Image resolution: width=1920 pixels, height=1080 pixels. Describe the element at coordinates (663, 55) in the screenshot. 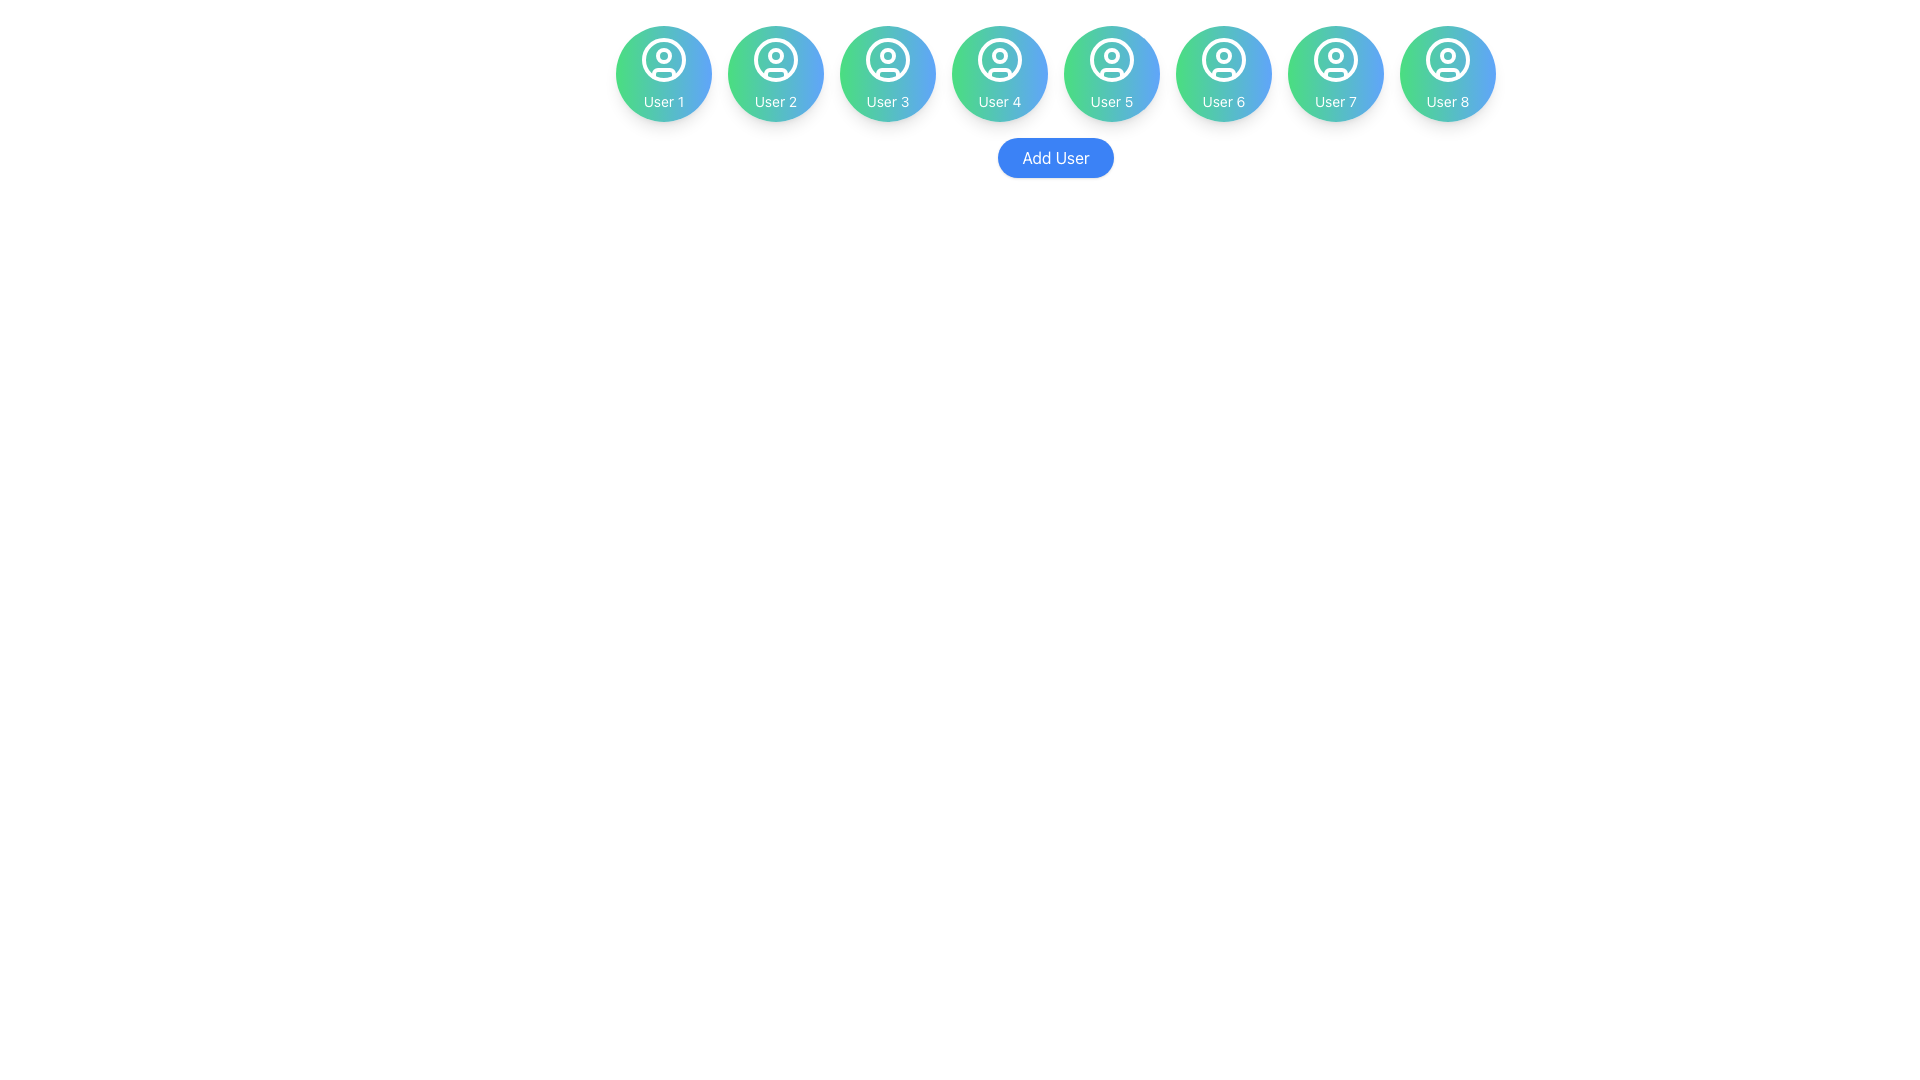

I see `the circular graphical component located within the 'User 1' icon, which symbolizes a profile or graphical aspect related to the user` at that location.